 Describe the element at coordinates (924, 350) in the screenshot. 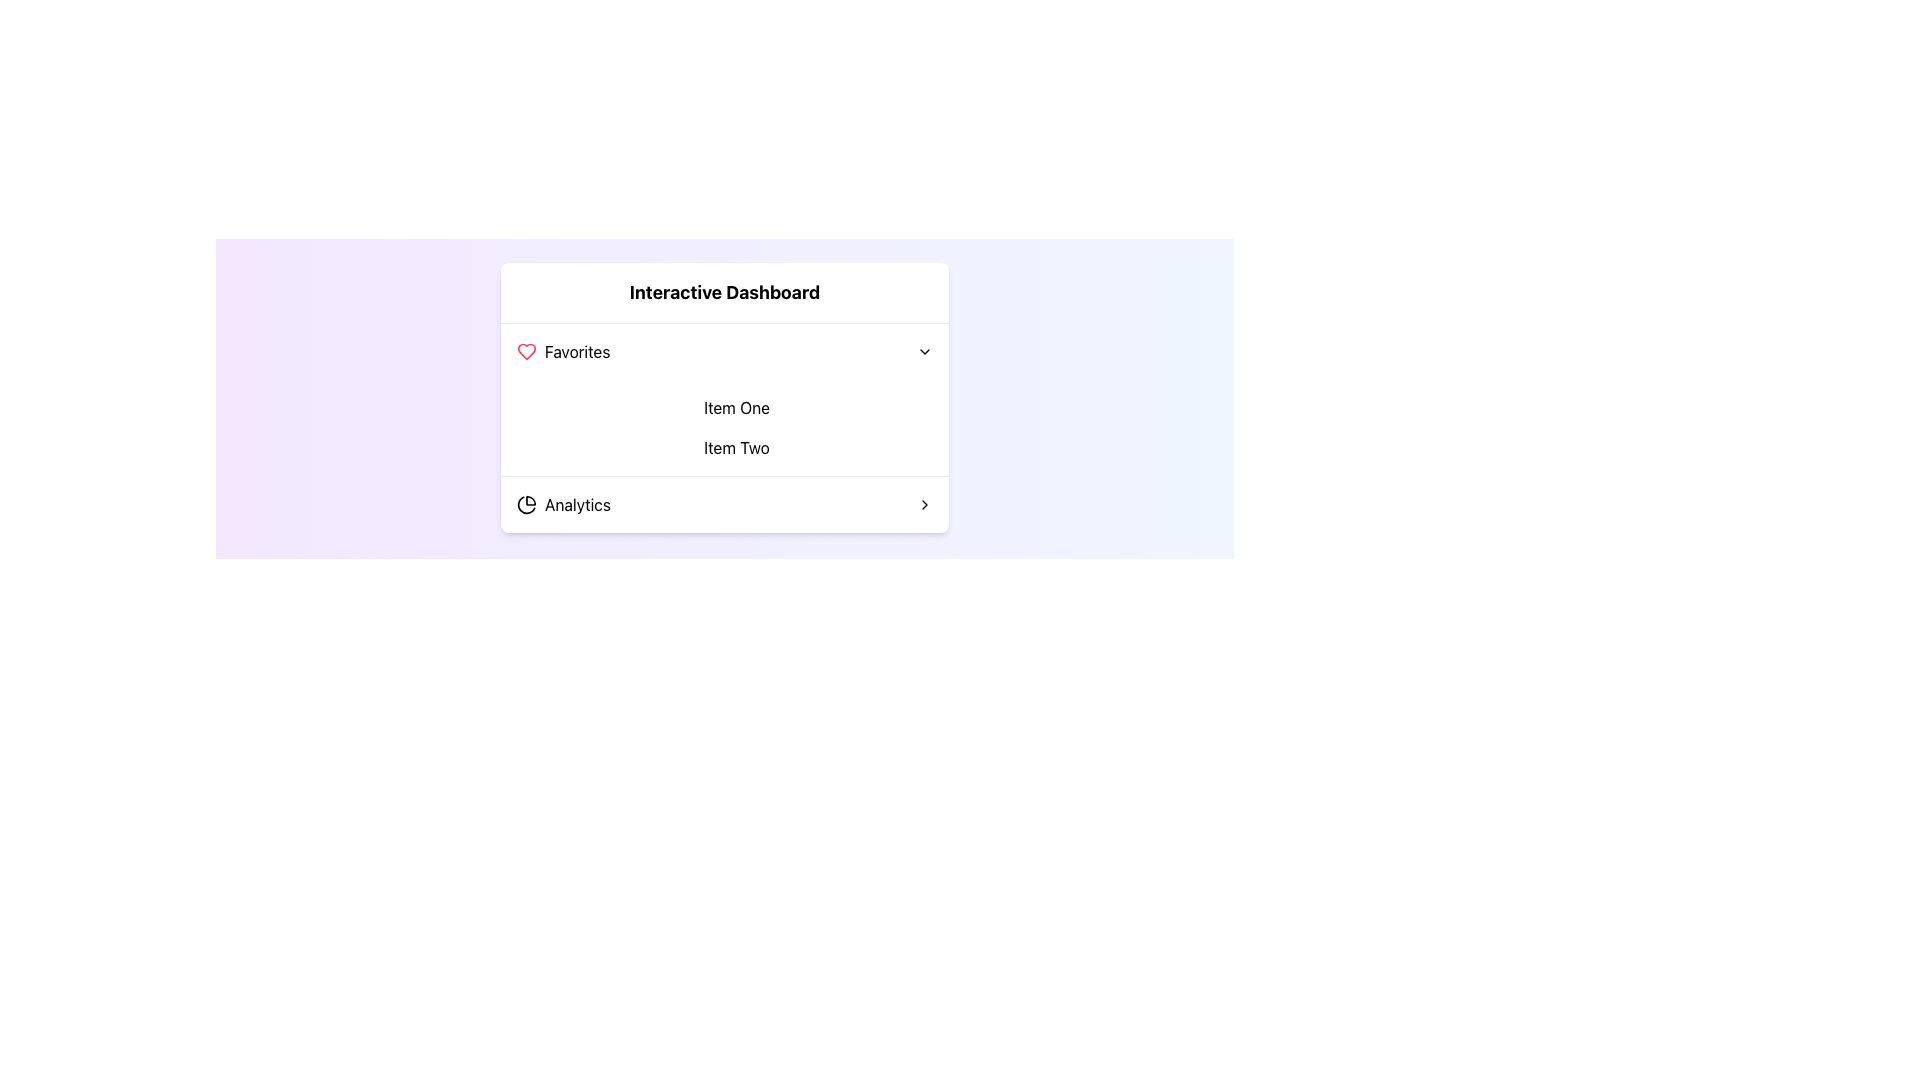

I see `the chevron icon on the right side of the Favorites section header` at that location.